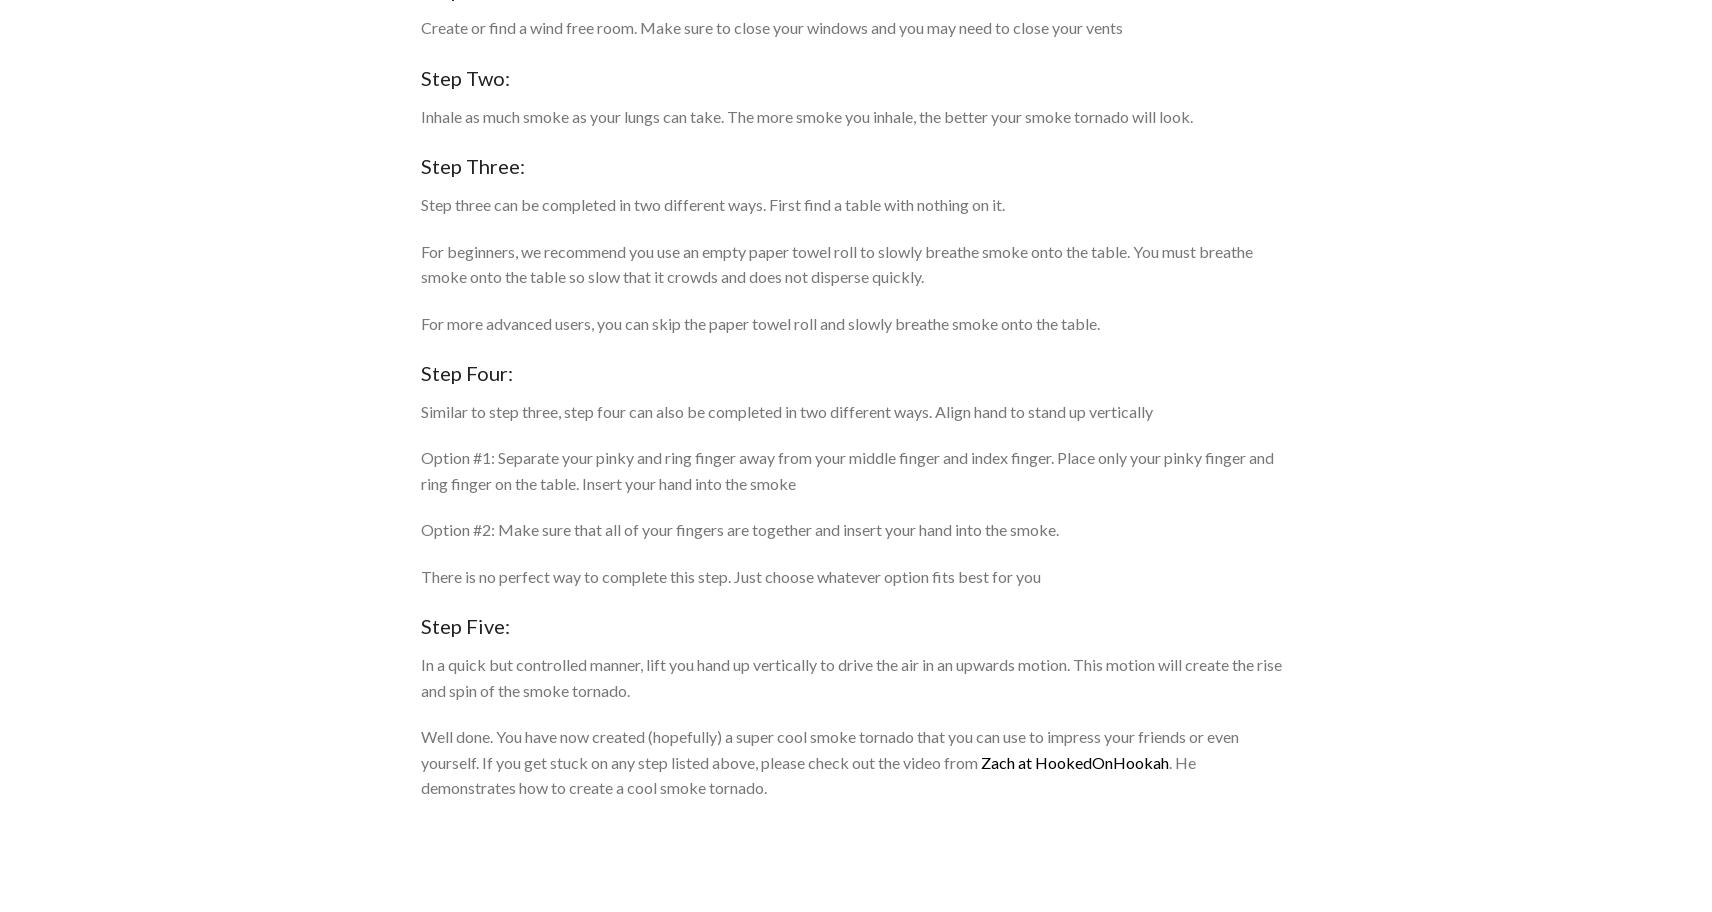 The image size is (1712, 912). Describe the element at coordinates (420, 203) in the screenshot. I see `'Step three can be completed in two different ways. First find a table with nothing on it.'` at that location.